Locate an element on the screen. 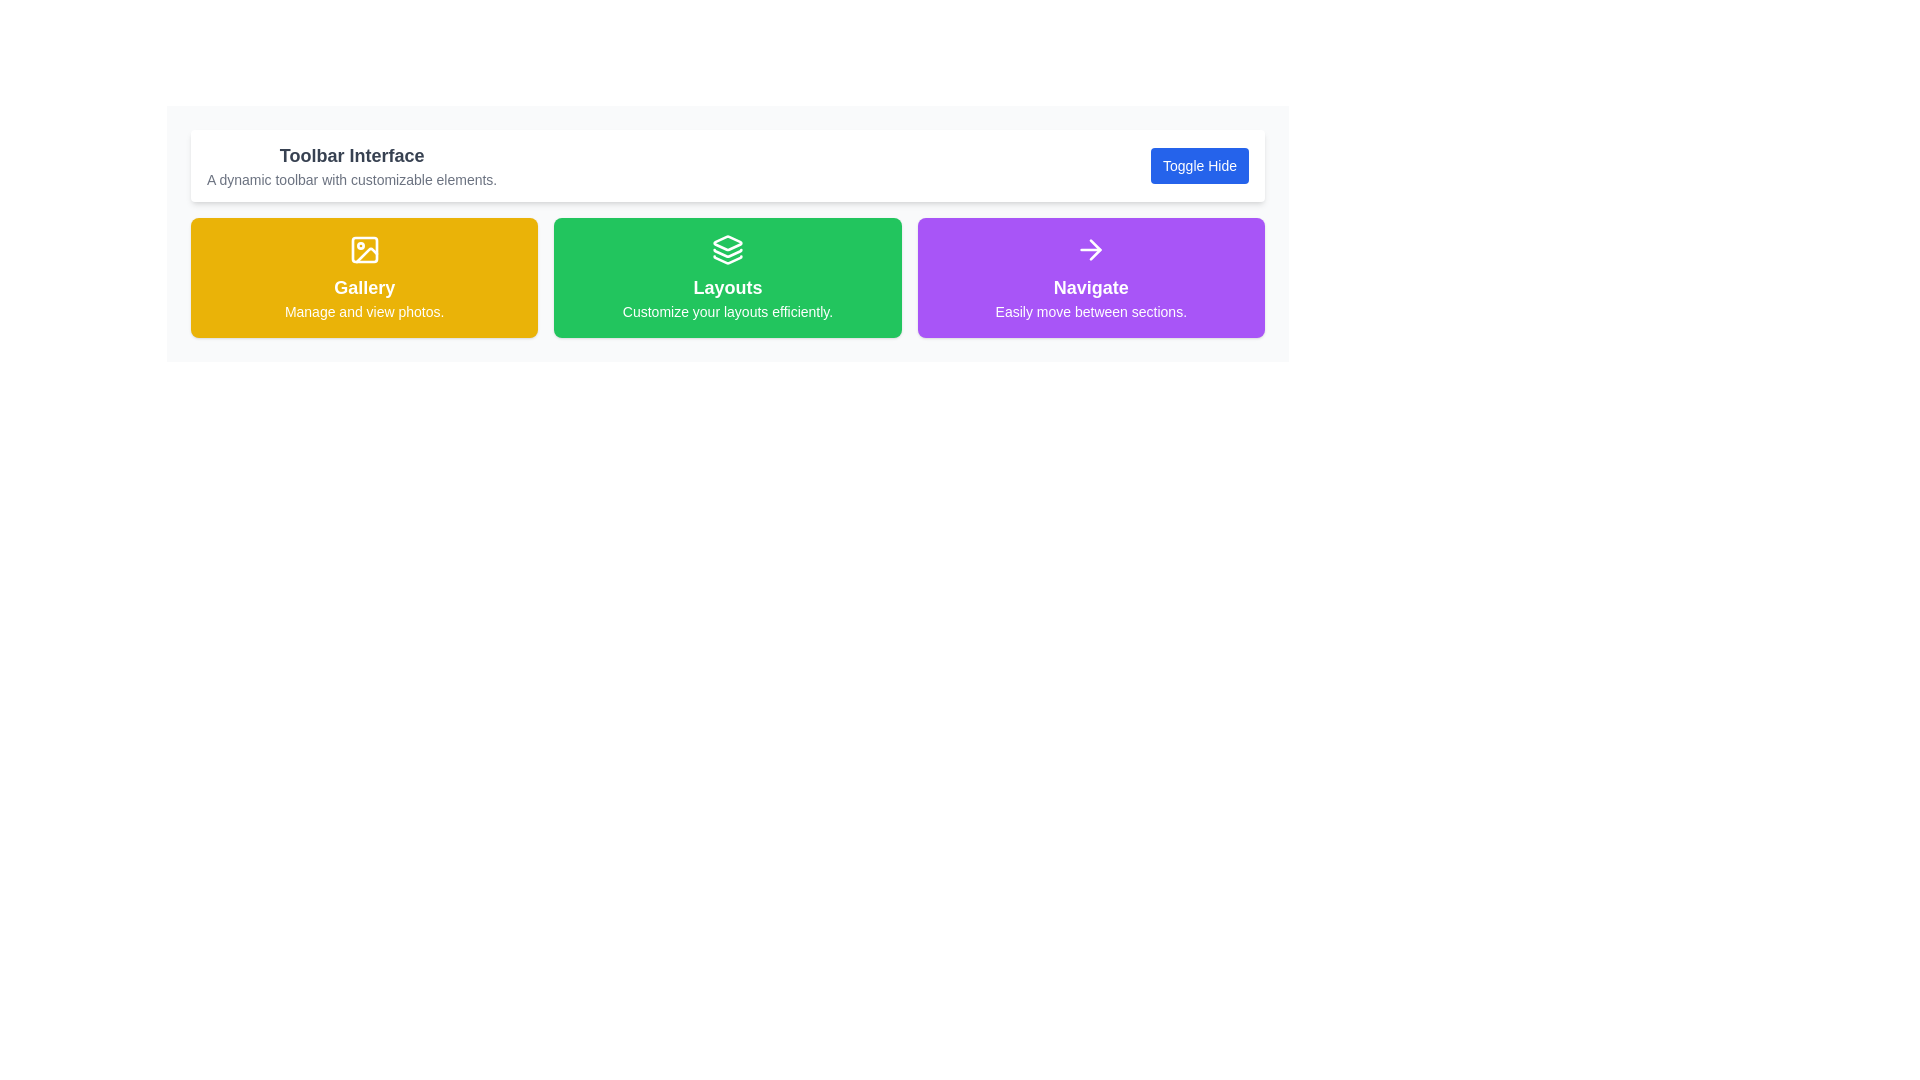 This screenshot has width=1920, height=1080. the Text Label that serves as the title for the green card, which is centrally positioned in the second card from the left in a row of three cards is located at coordinates (727, 288).